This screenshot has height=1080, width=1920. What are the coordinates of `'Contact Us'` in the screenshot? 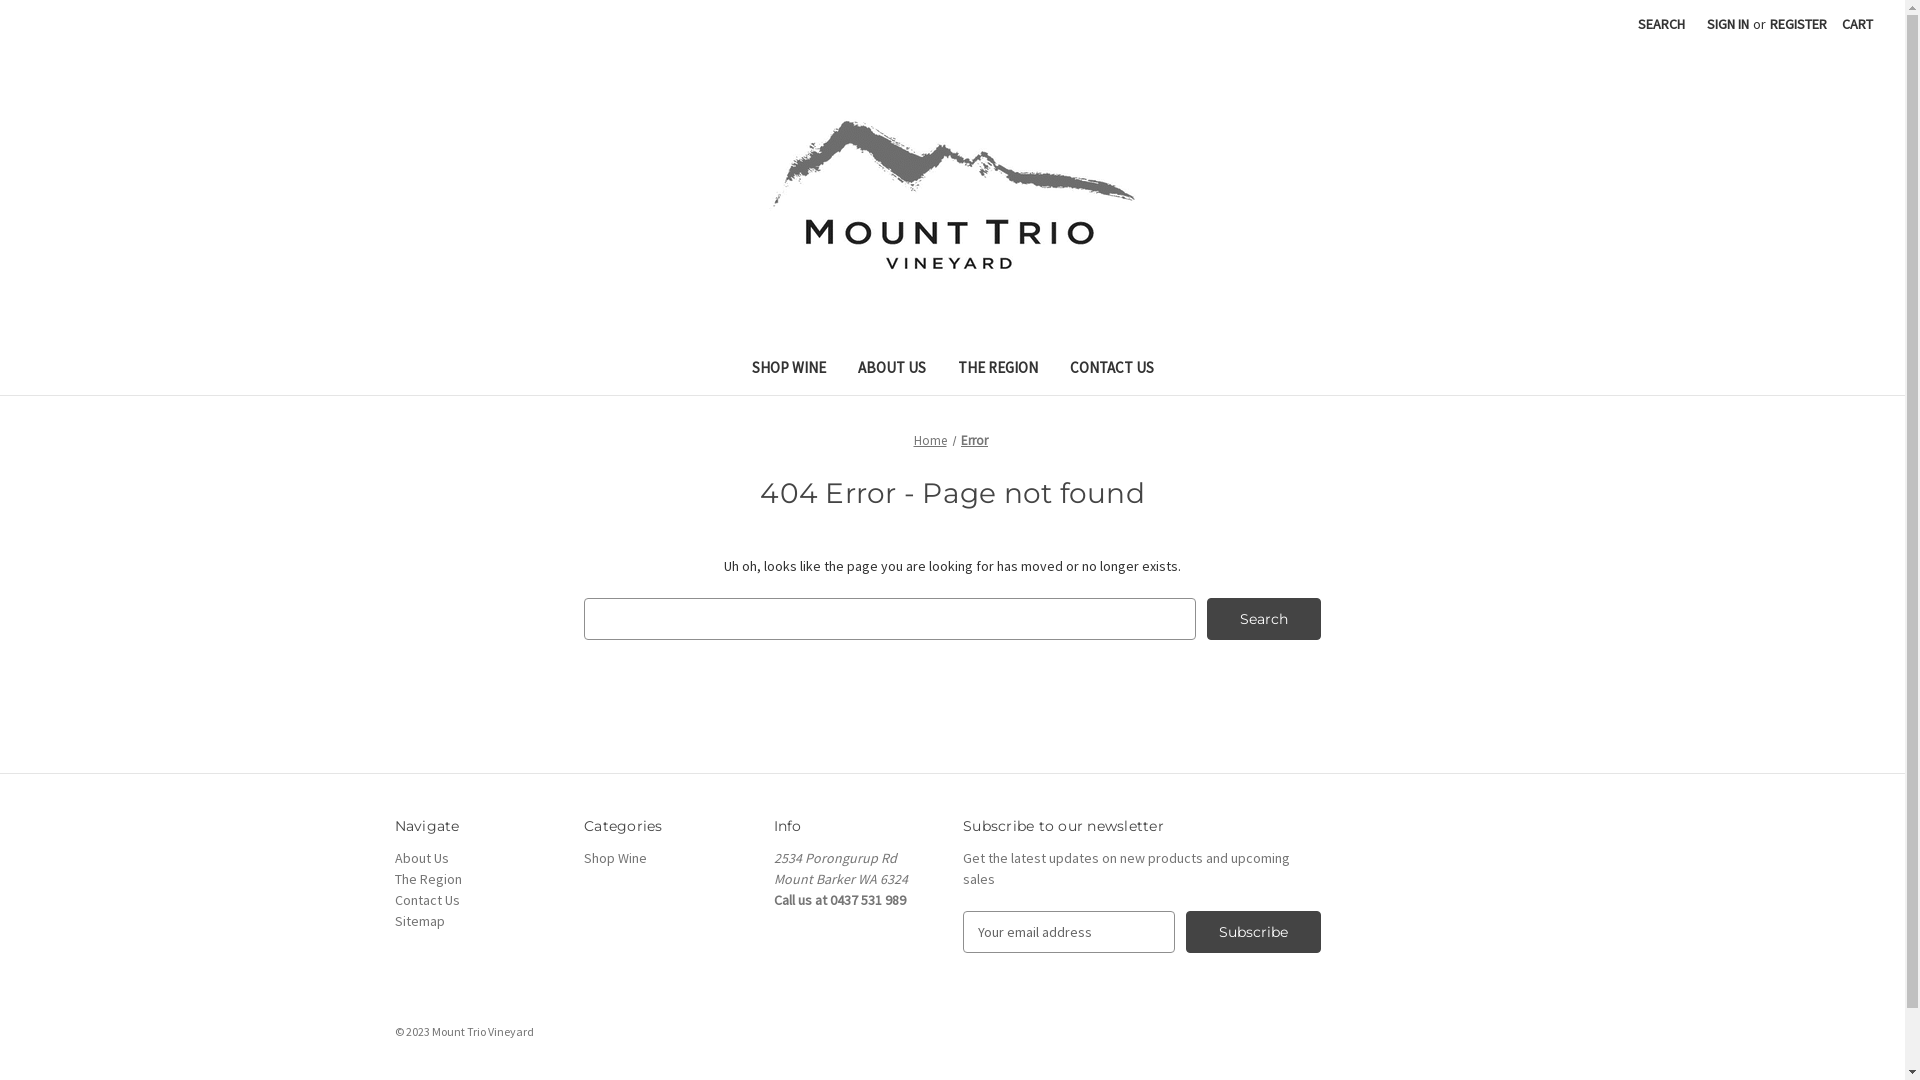 It's located at (425, 898).